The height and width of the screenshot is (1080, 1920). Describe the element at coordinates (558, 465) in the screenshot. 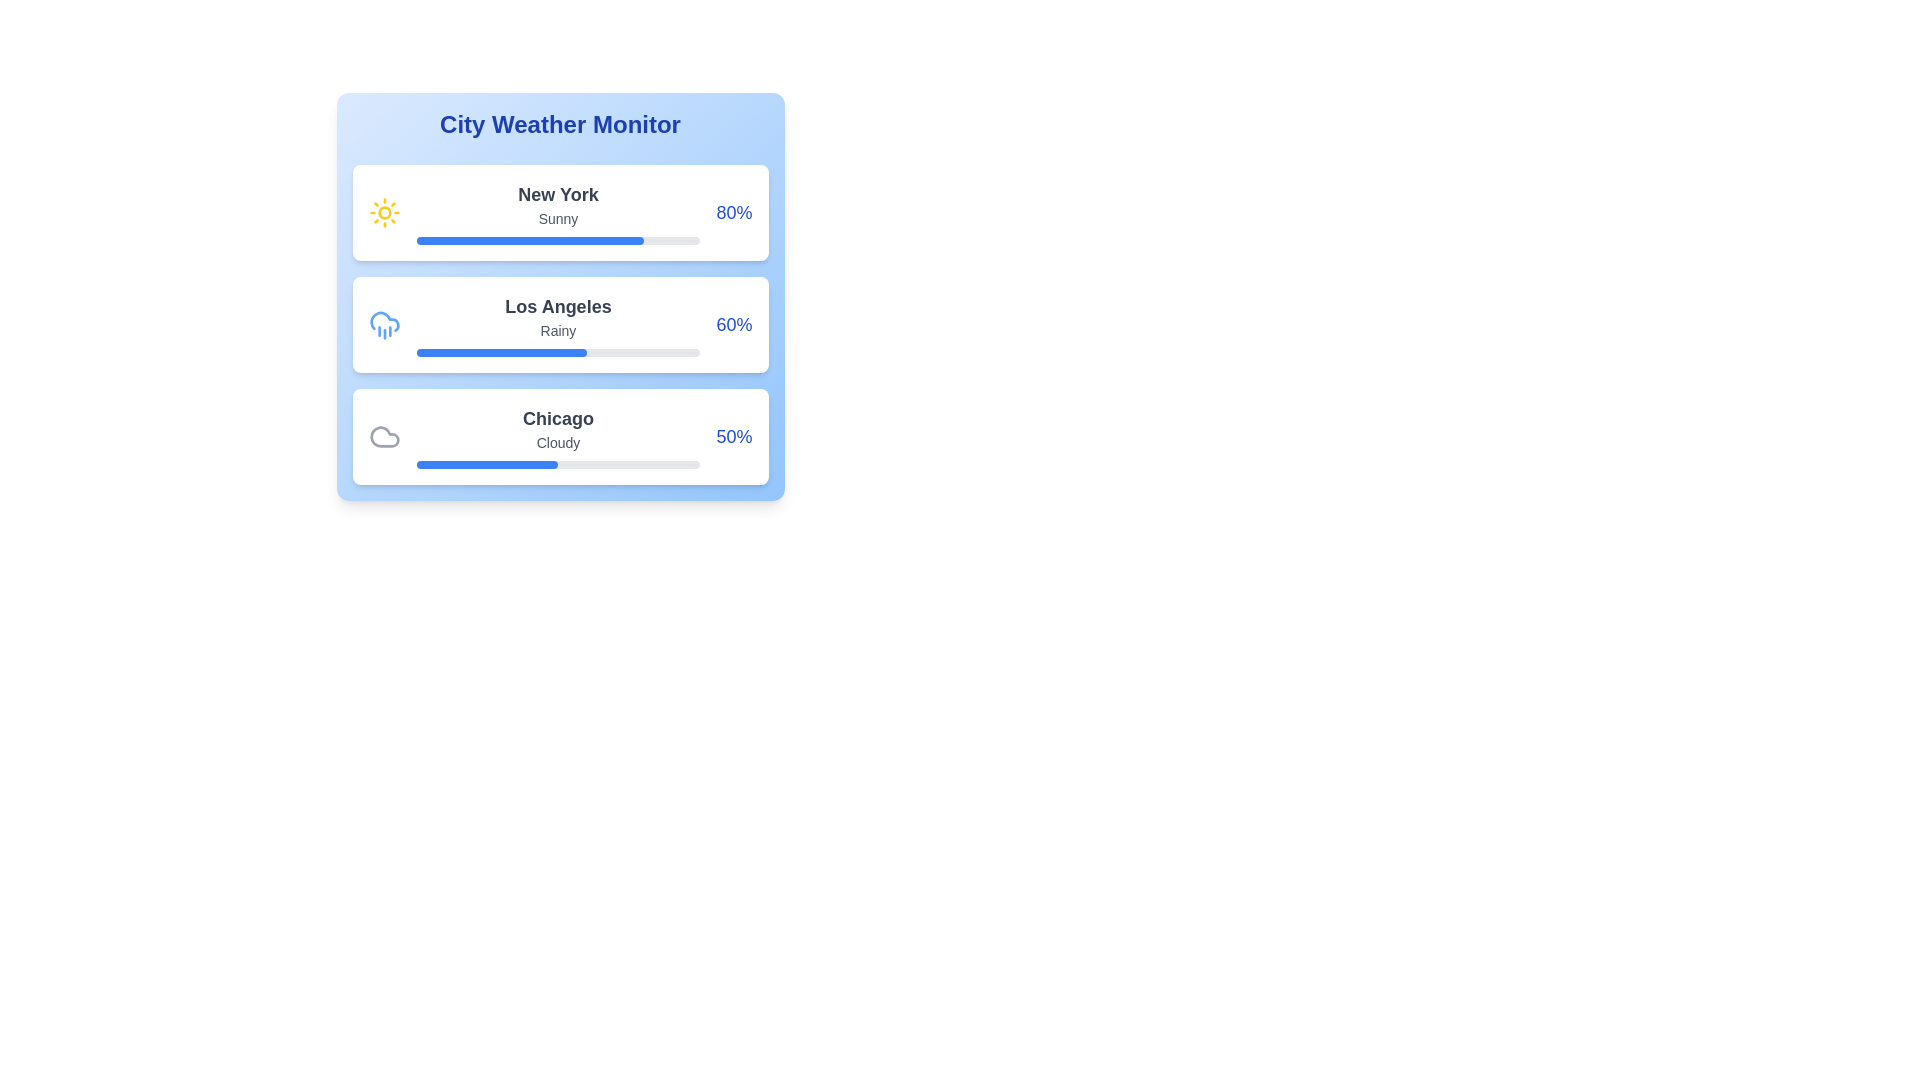

I see `the third progress bar under the 'City Weather Monitor' section, which indicates 50% progress with a blue-filled portion` at that location.